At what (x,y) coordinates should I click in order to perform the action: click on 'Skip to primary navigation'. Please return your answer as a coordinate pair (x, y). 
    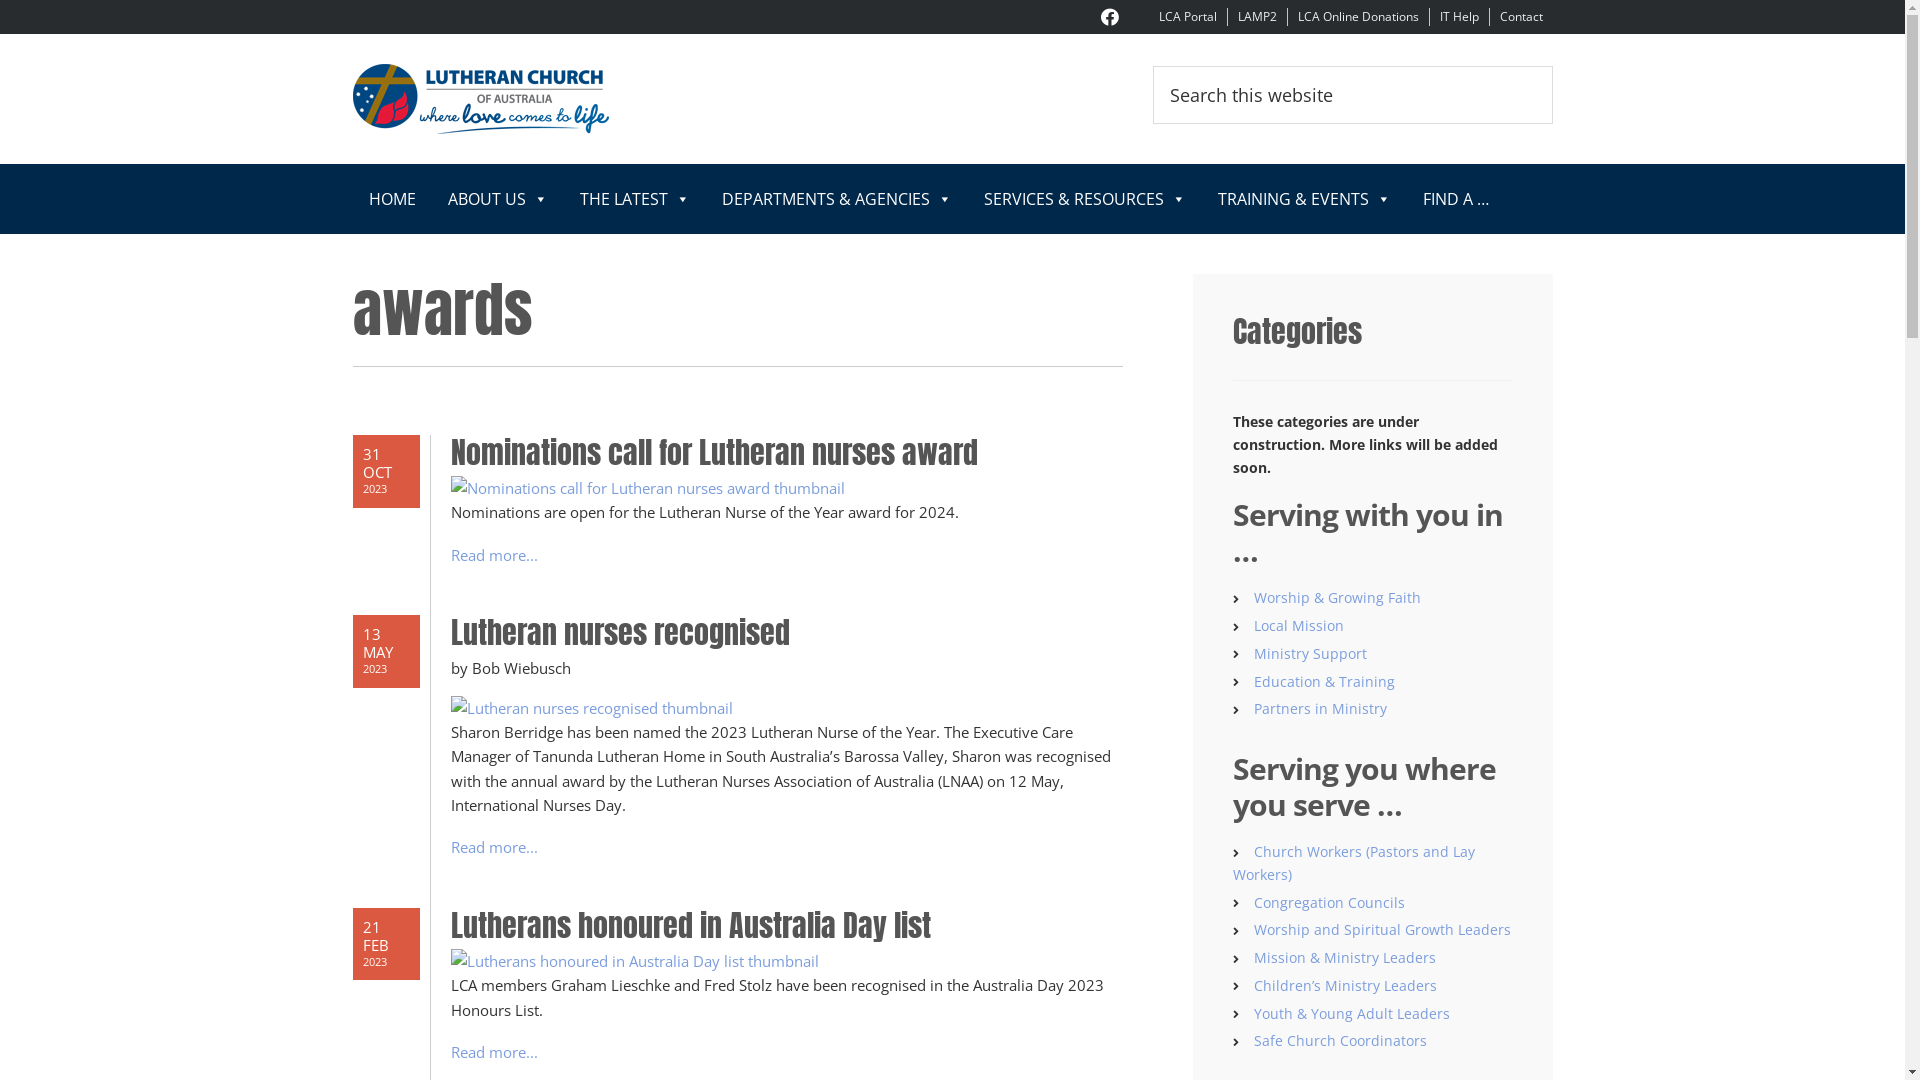
    Looking at the image, I should click on (0, 0).